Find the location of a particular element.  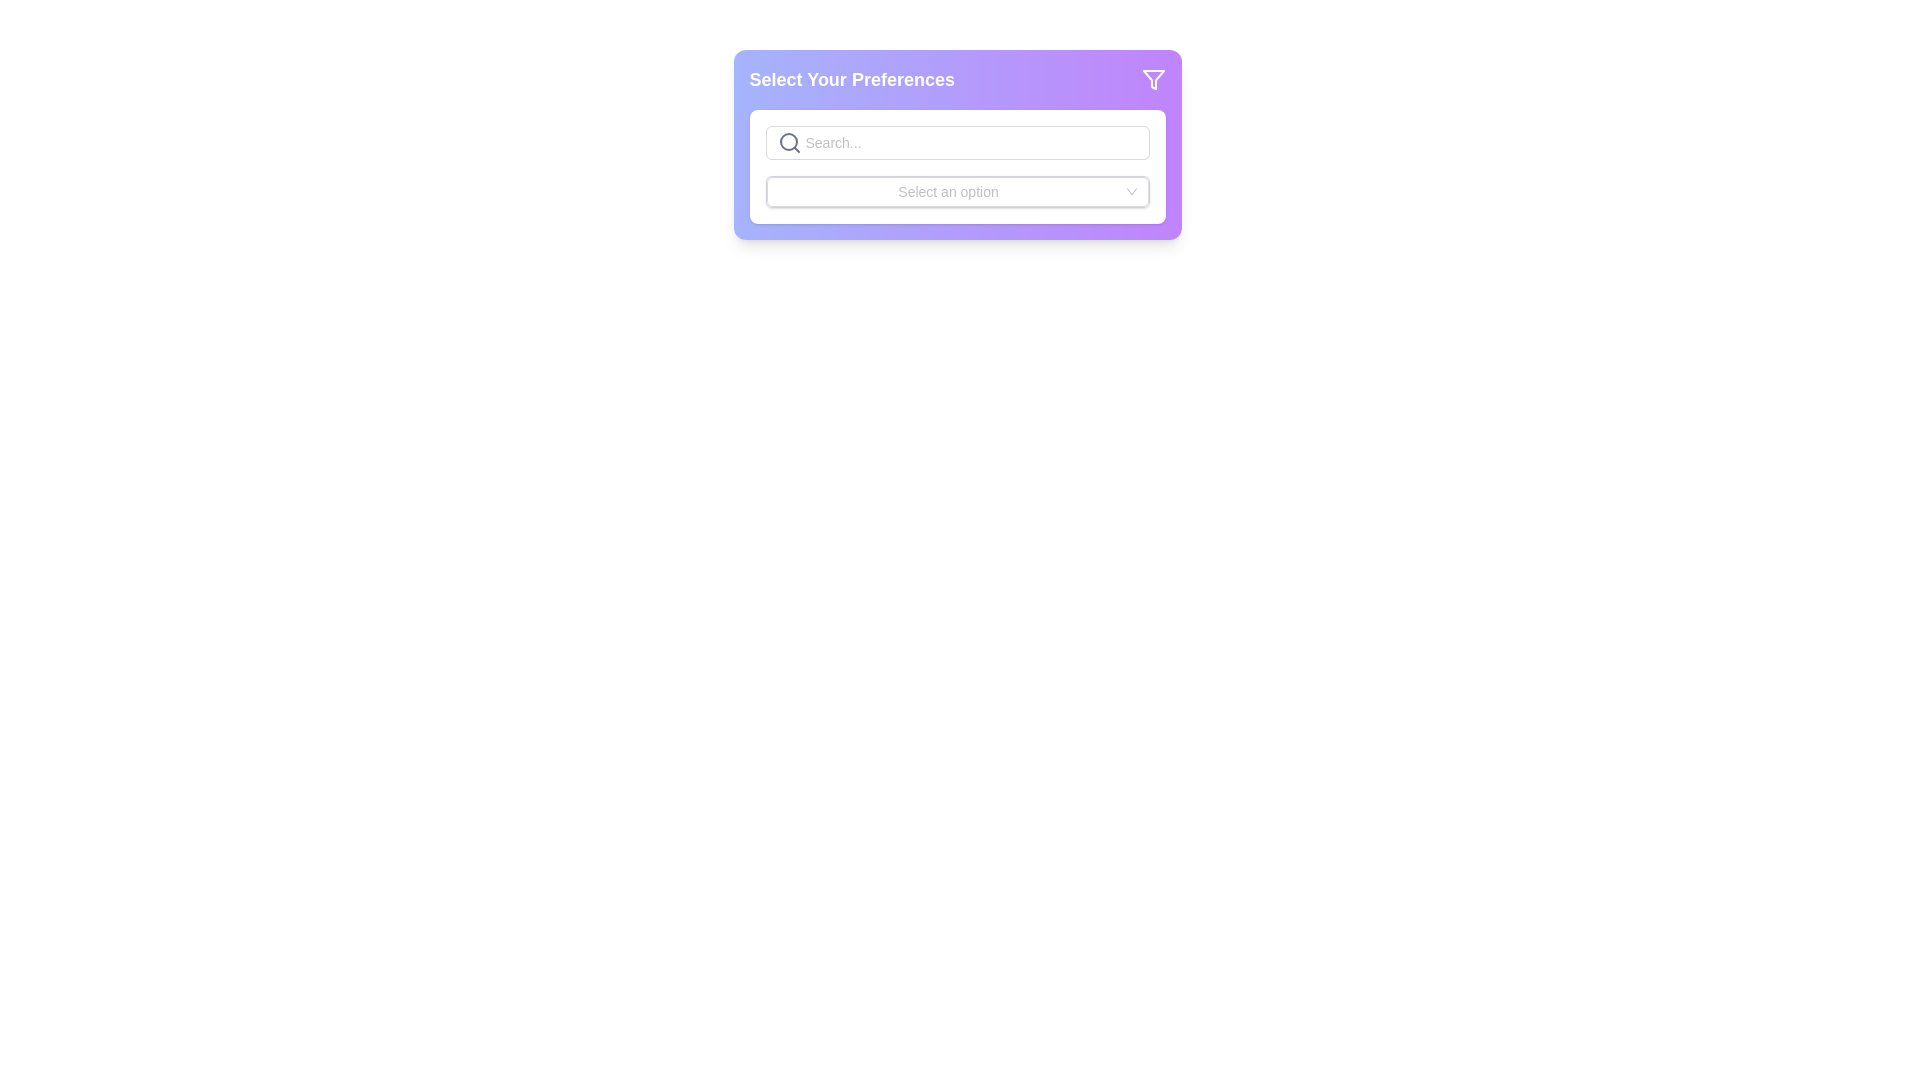

the dropdown menu with placeholder text 'Select an option', which is the second input field below the search bar is located at coordinates (956, 192).